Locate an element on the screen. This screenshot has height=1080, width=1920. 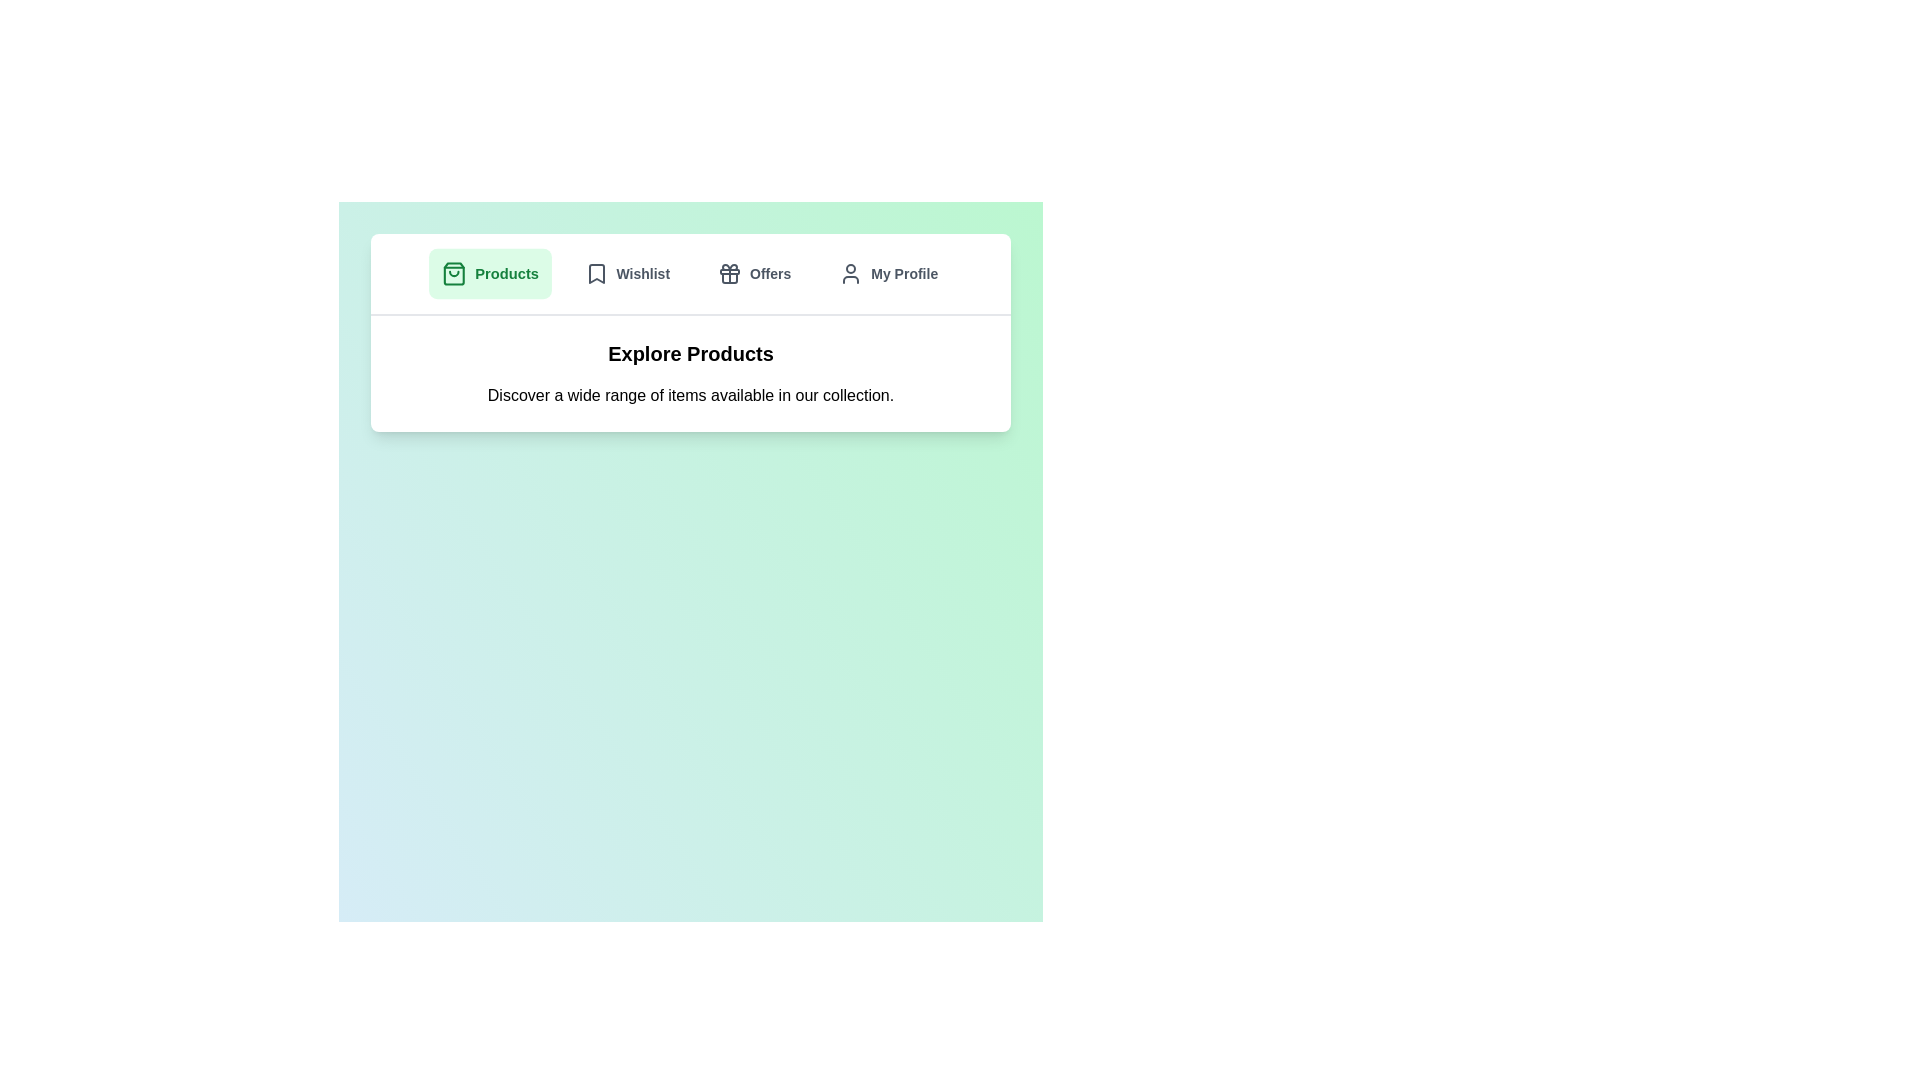
the green shopping bag icon located inside the 'Products' button in the top navigation bar is located at coordinates (453, 273).